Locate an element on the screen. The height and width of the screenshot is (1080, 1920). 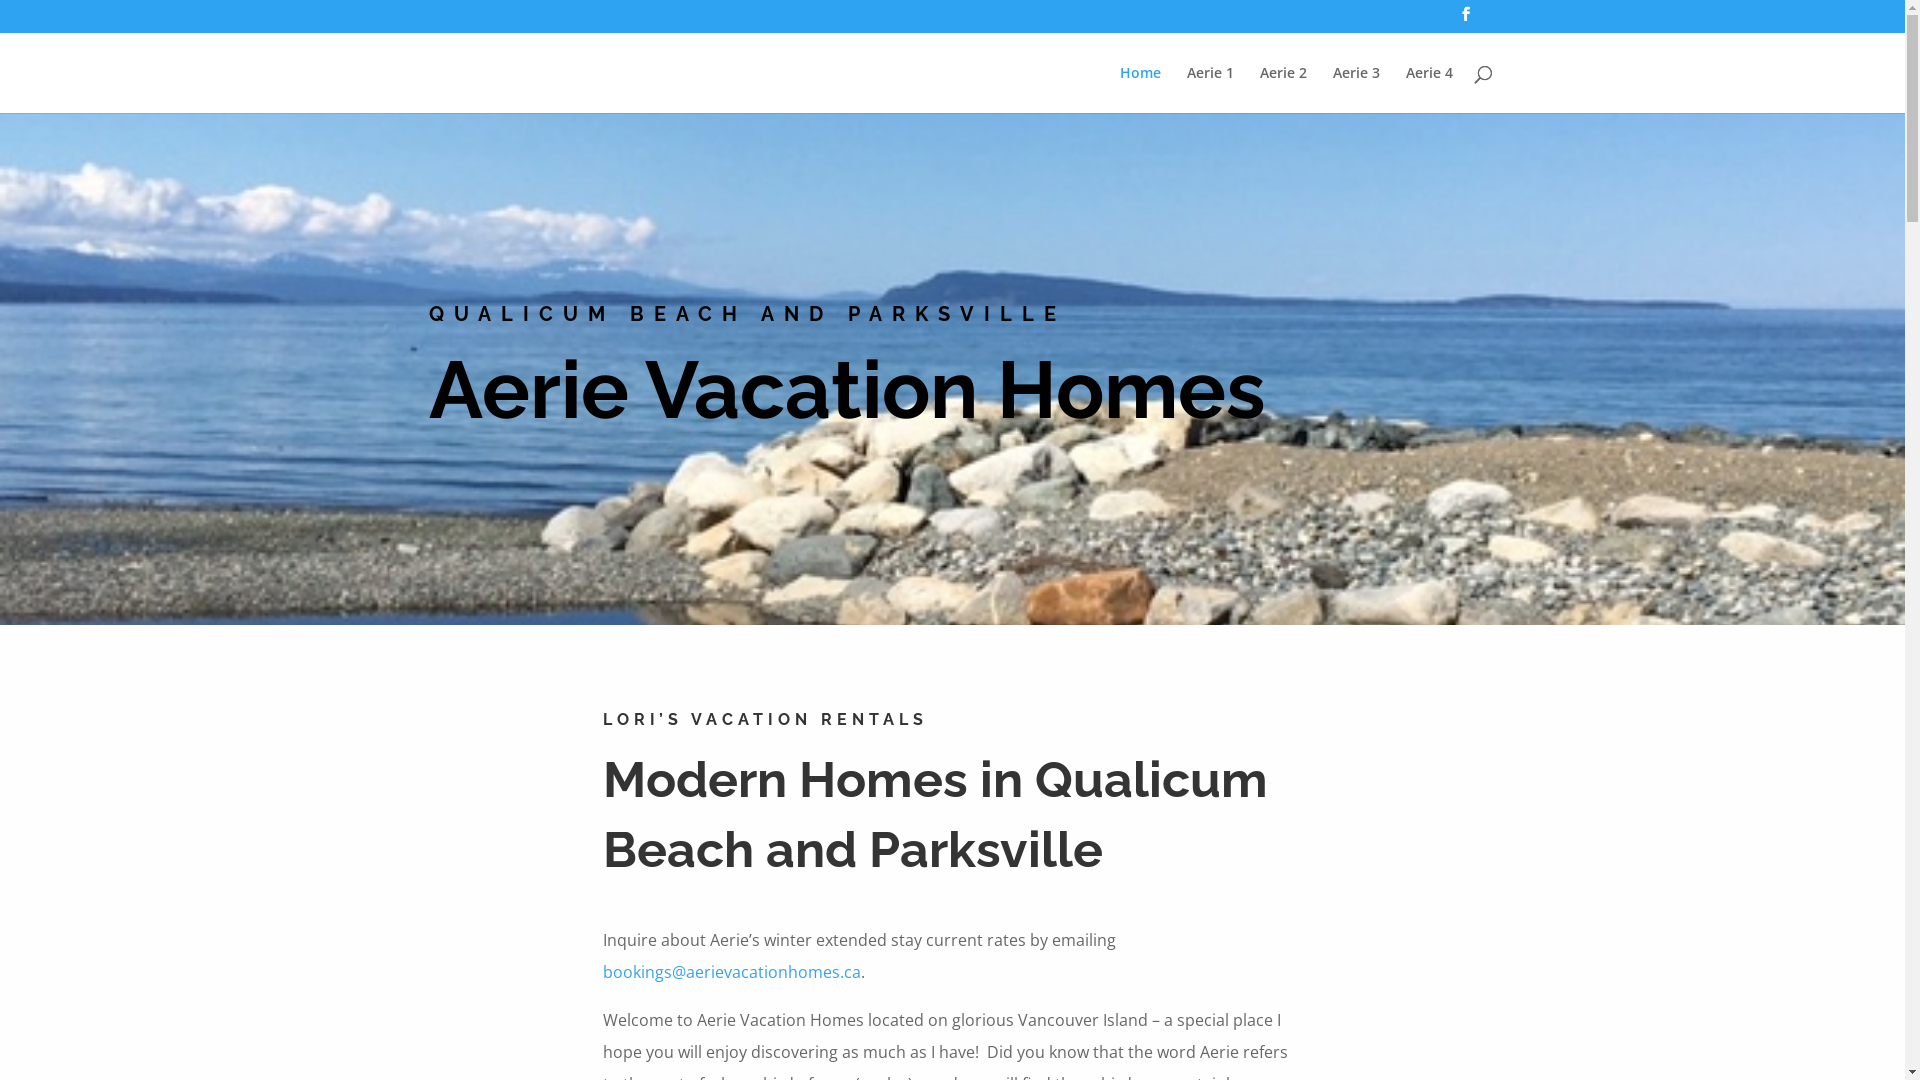
'Home' is located at coordinates (1140, 88).